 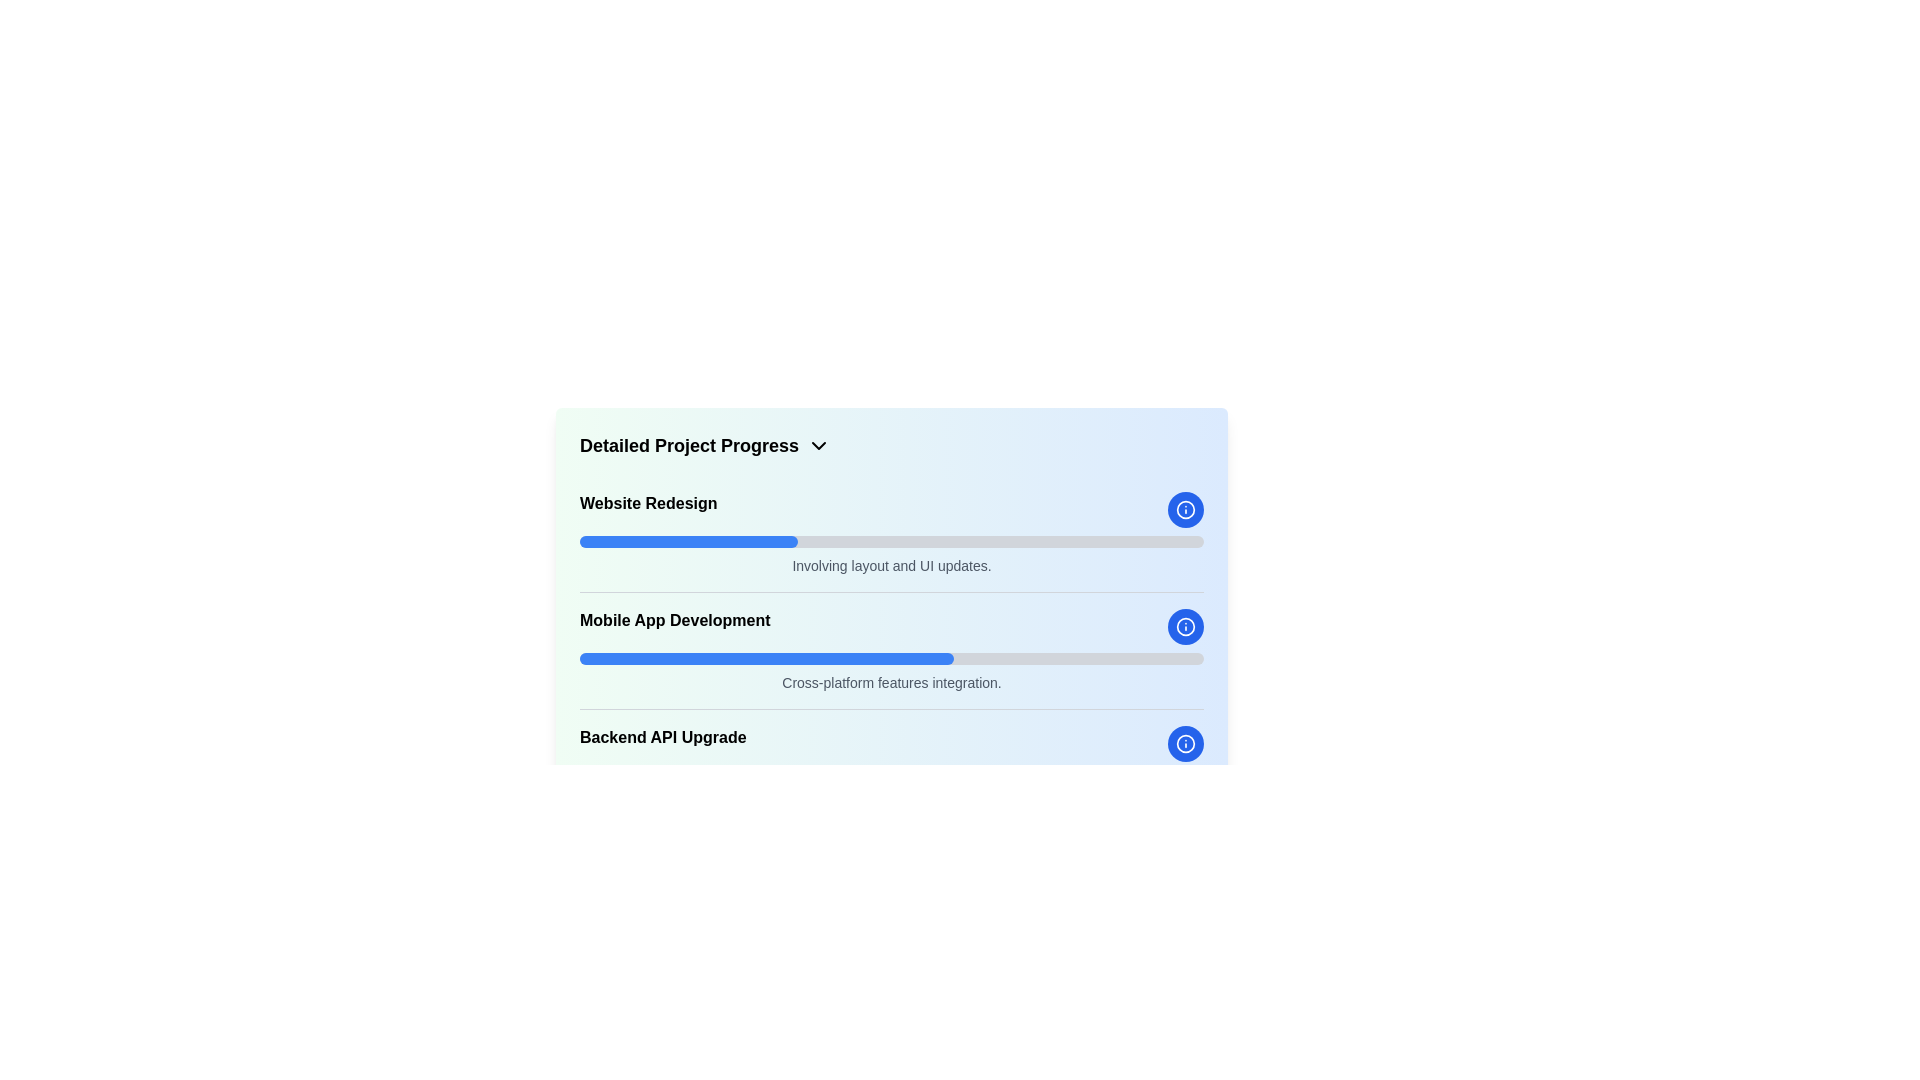 What do you see at coordinates (1185, 508) in the screenshot?
I see `the circular information icon button with a blue background and a white information symbol, located on the right side of the 'Website Redesign' row` at bounding box center [1185, 508].